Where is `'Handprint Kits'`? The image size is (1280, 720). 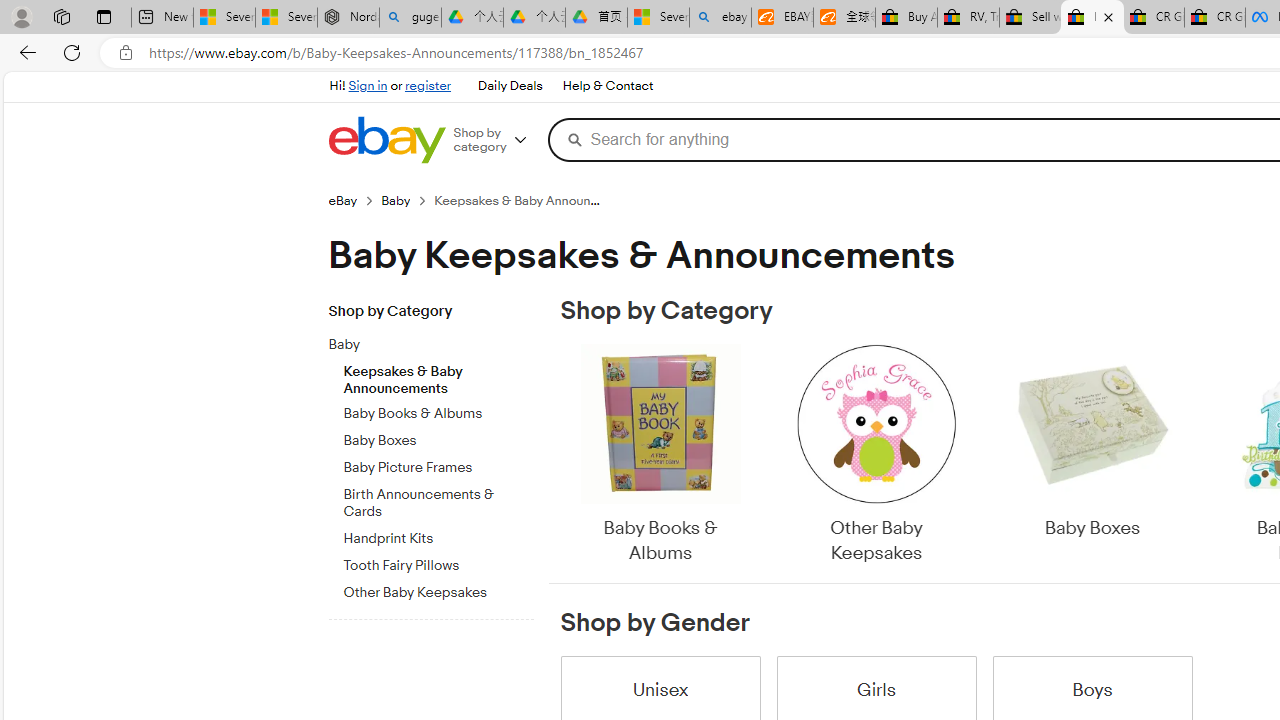
'Handprint Kits' is located at coordinates (437, 534).